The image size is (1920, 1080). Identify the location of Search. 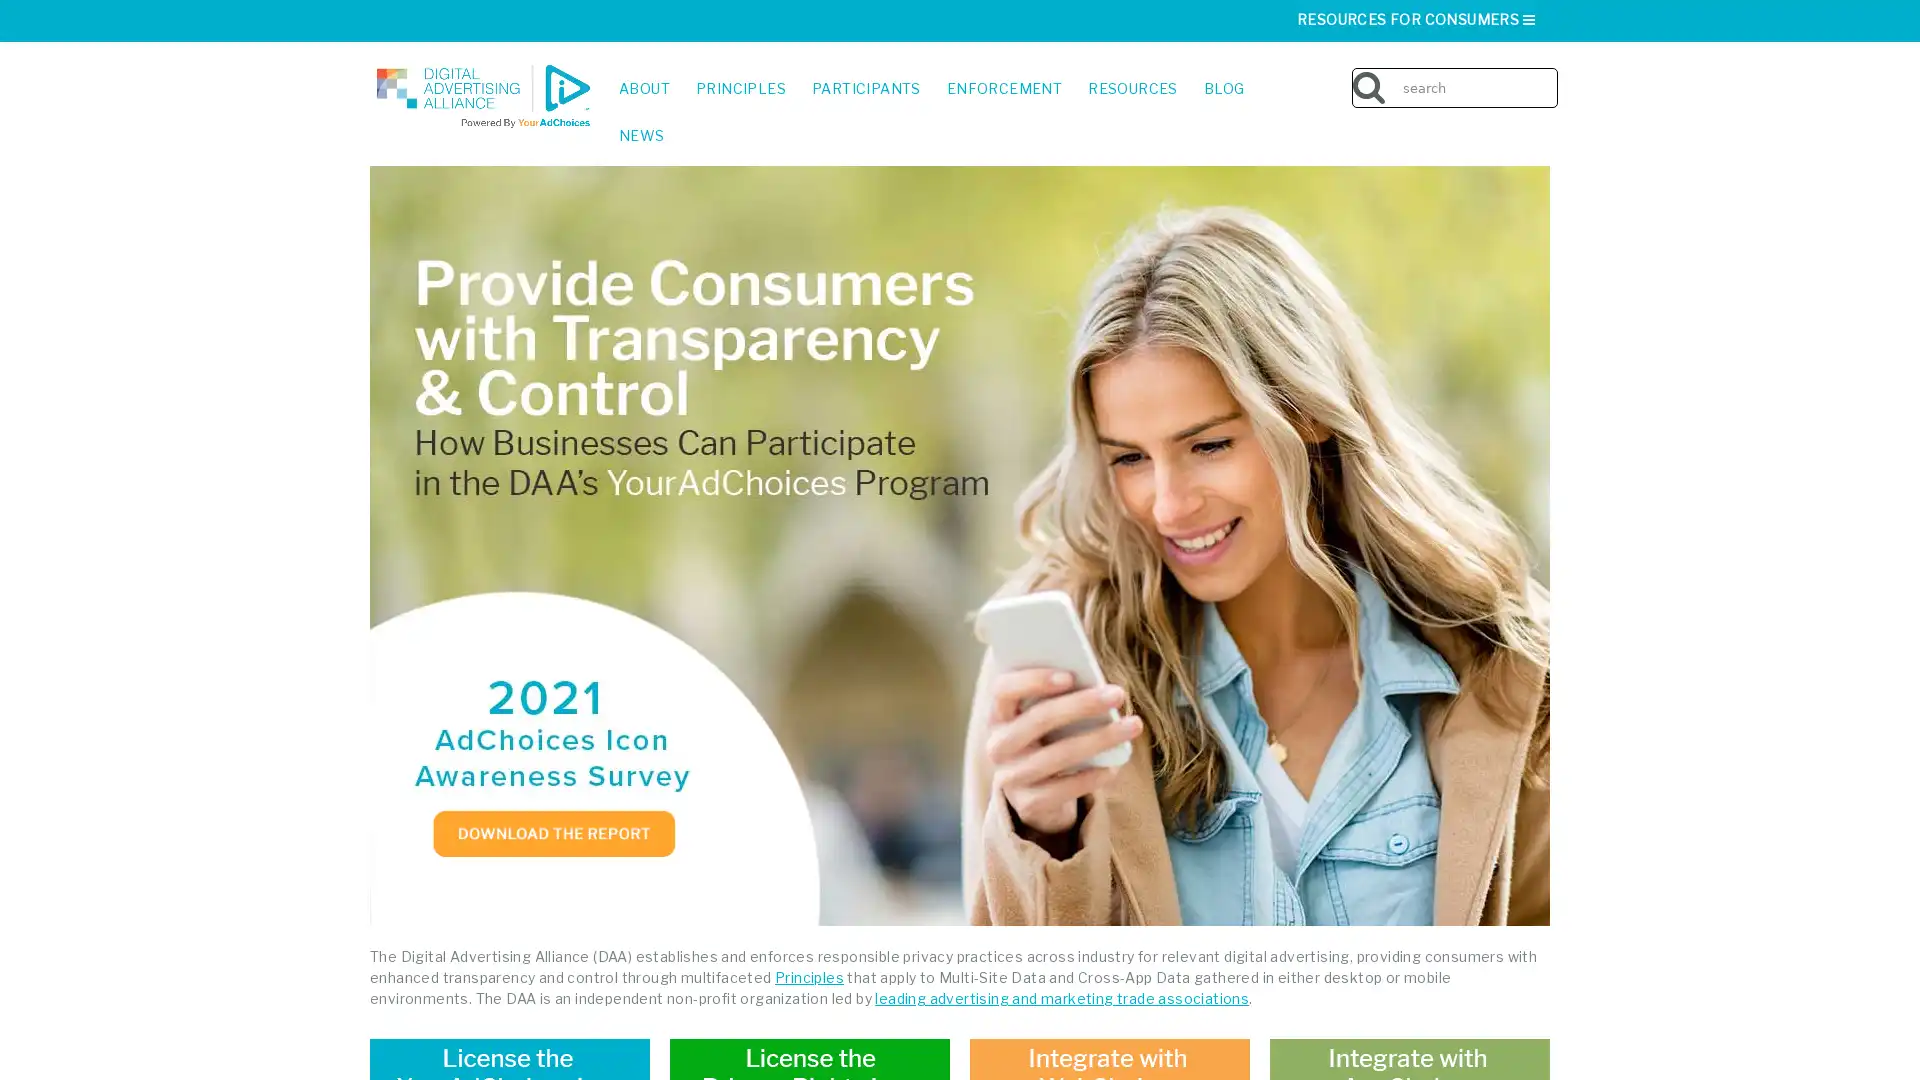
(1588, 72).